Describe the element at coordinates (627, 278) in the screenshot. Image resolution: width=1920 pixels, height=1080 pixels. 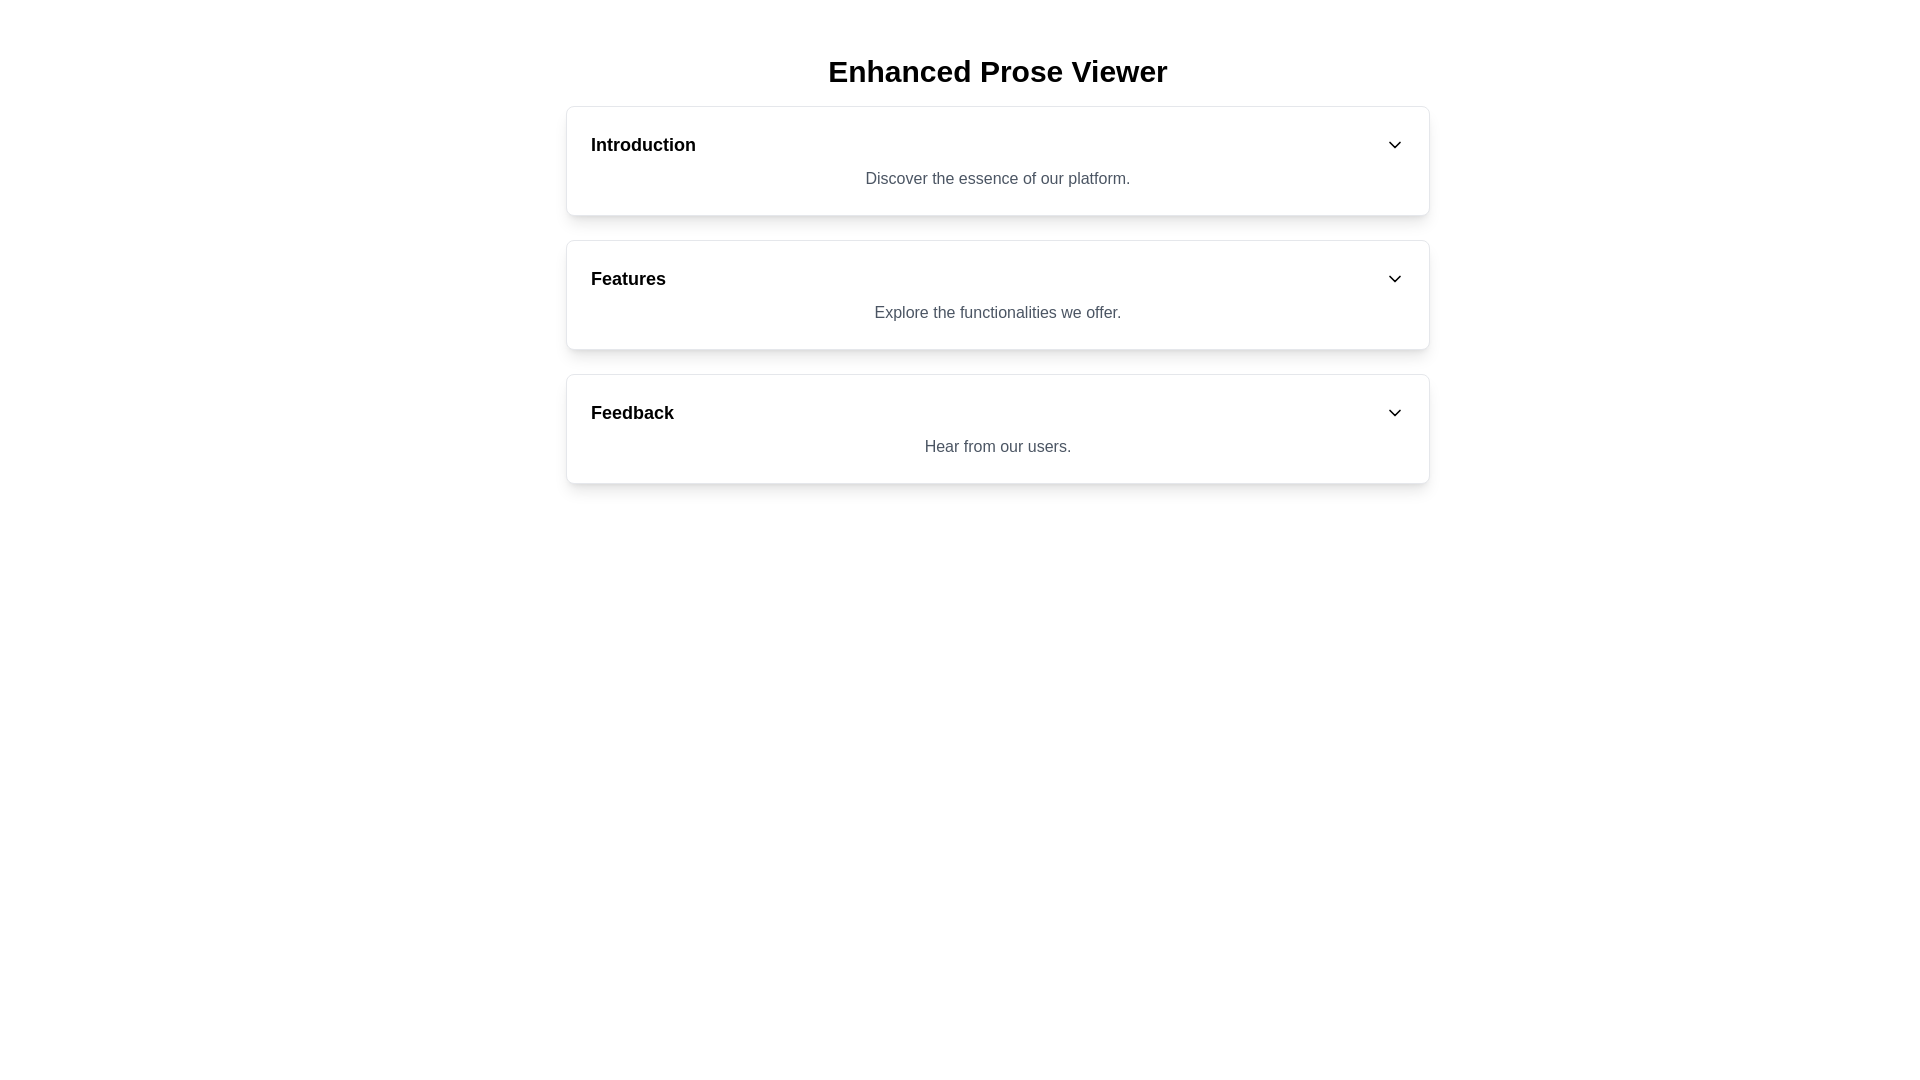
I see `the static text header labeled 'Features', which is styled with a large and bold font, located below the 'Introduction' section and above the 'Feedback' section, aligned to the left` at that location.